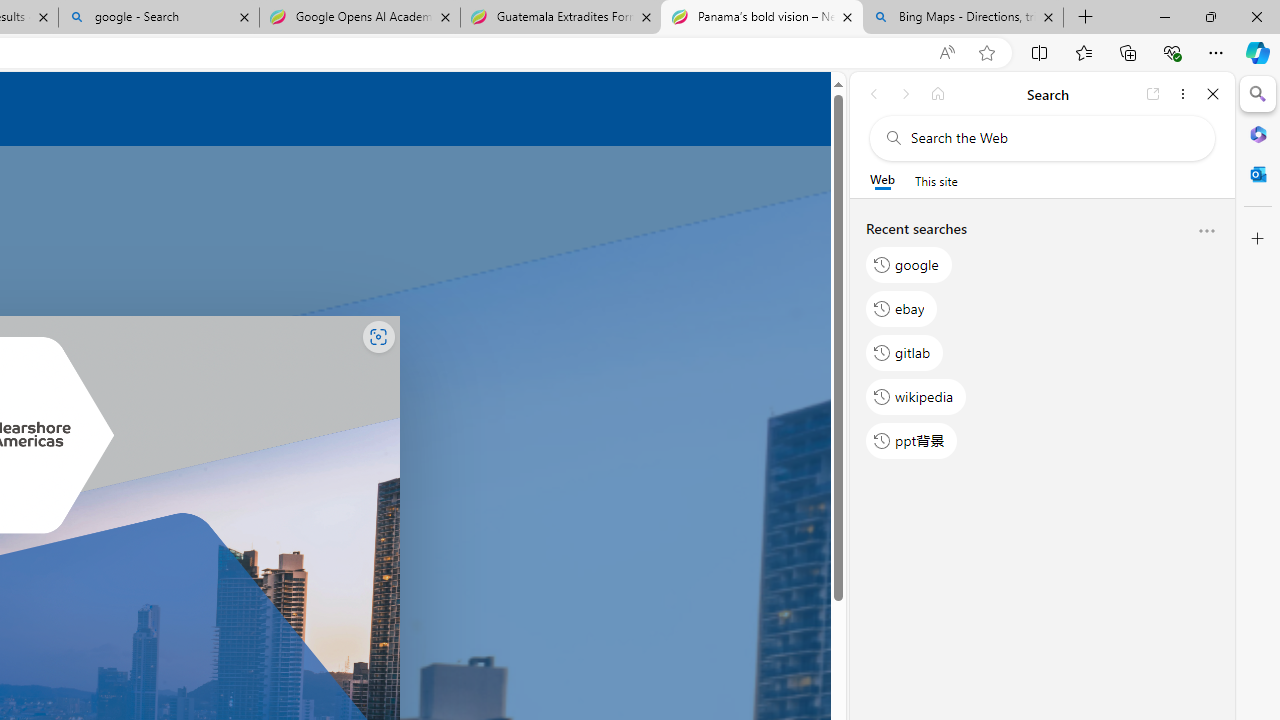 Image resolution: width=1280 pixels, height=720 pixels. Describe the element at coordinates (904, 351) in the screenshot. I see `'gitlab'` at that location.